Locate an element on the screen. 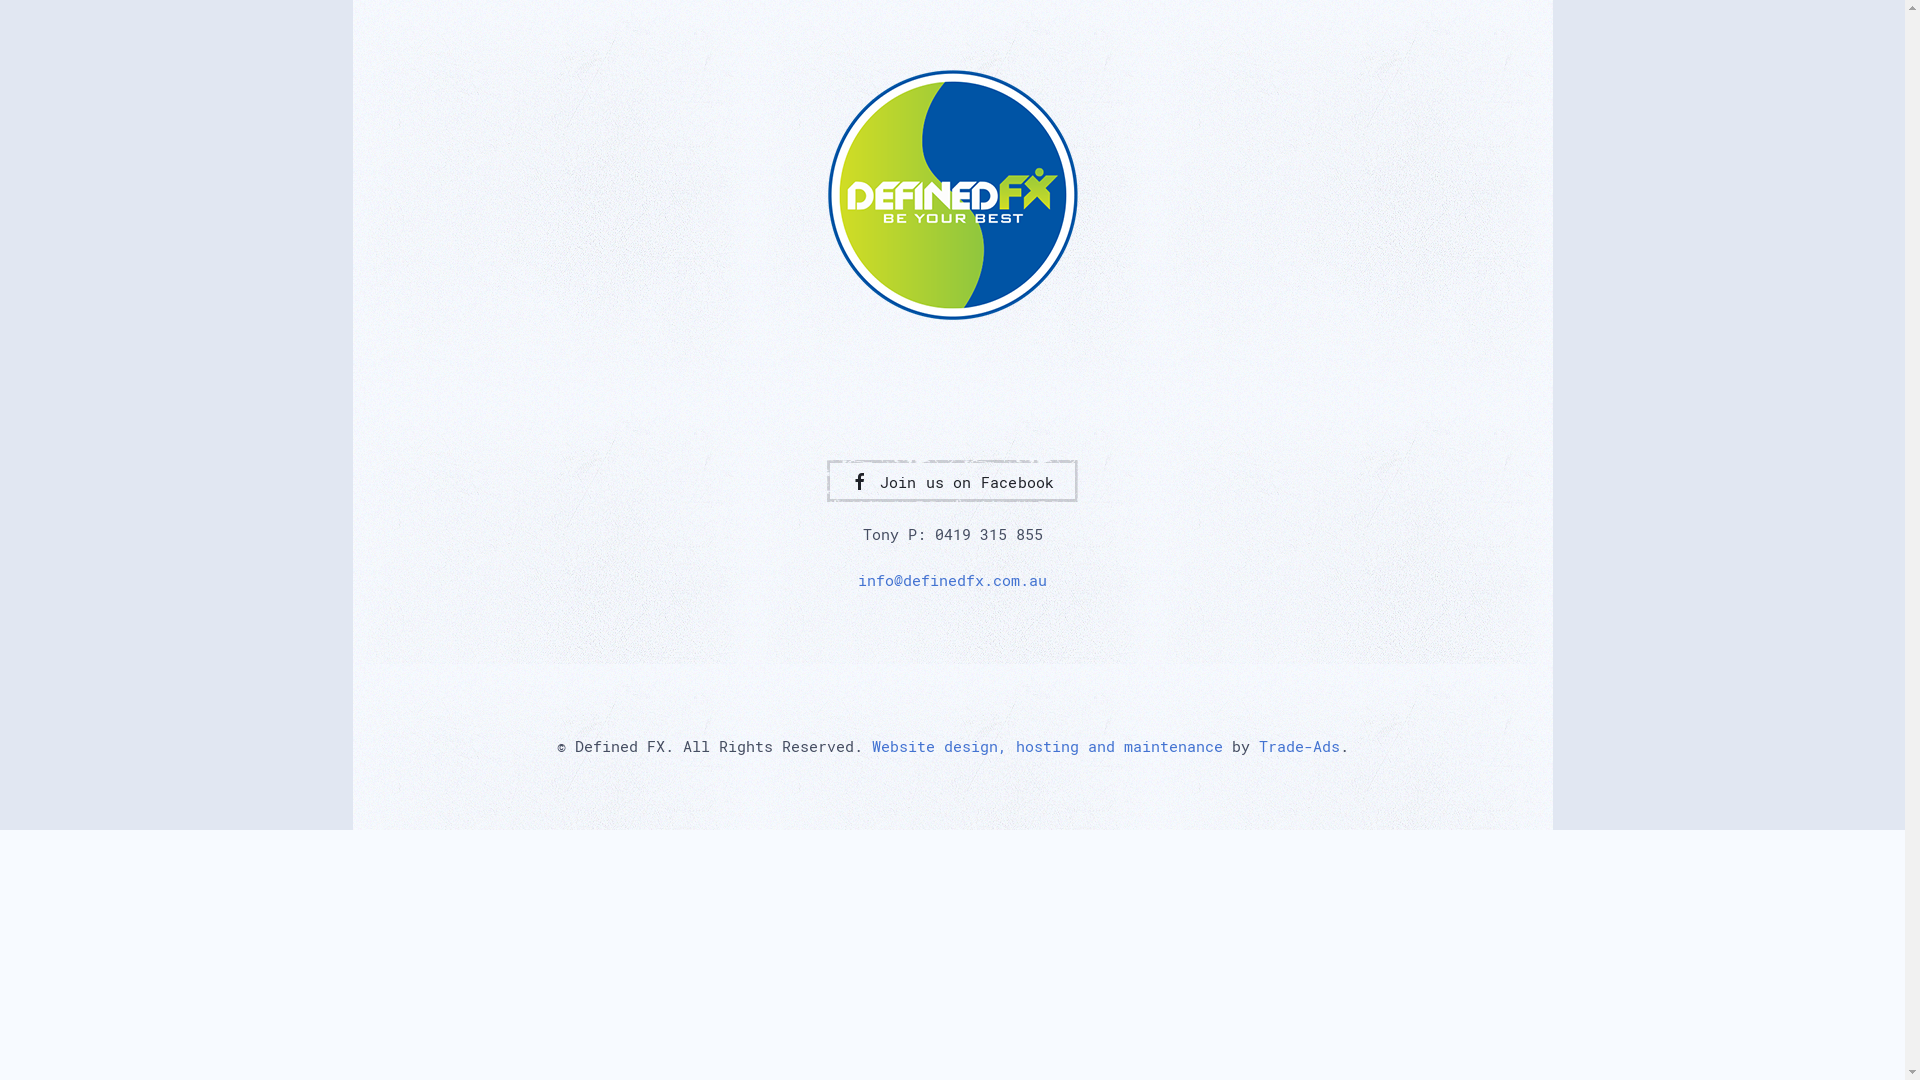  'Join us on Facebook' is located at coordinates (950, 481).